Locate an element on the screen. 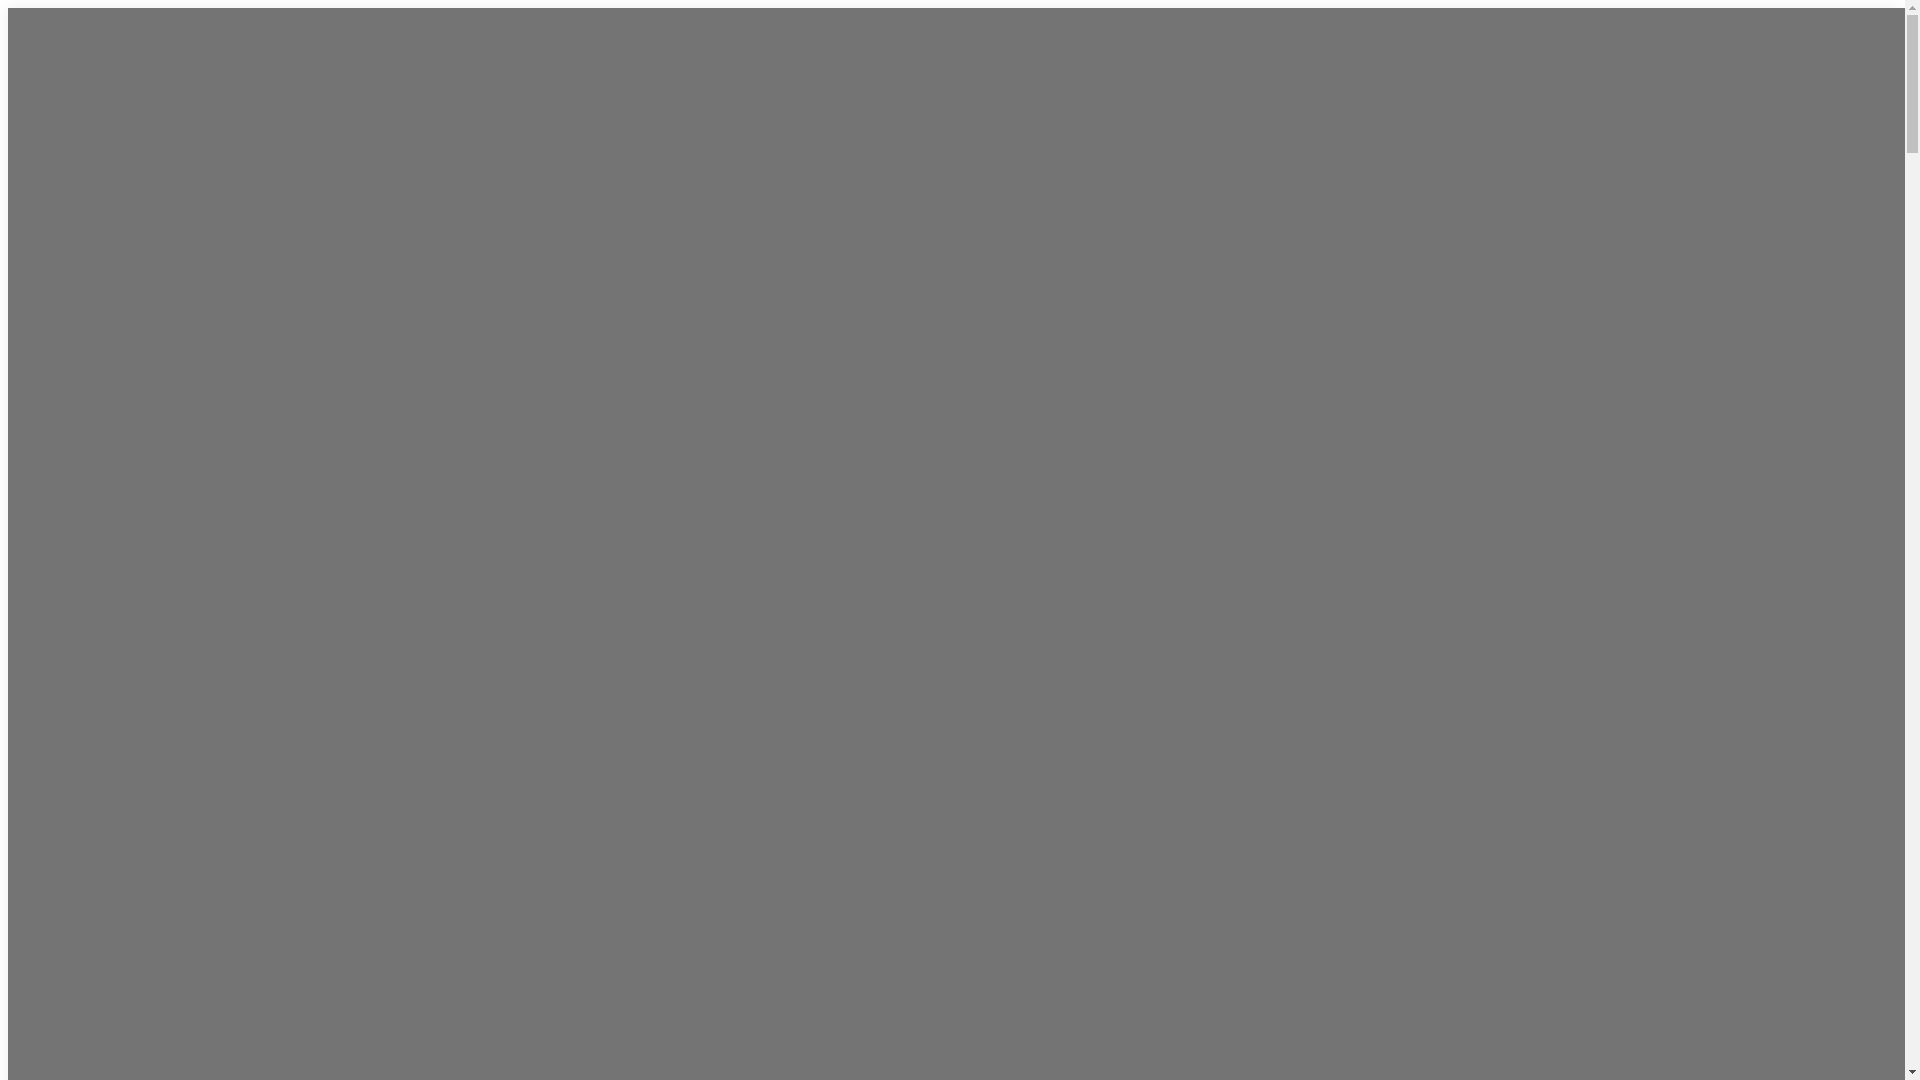  'Land & Environment Court: Fenwick v Woodside Properties' is located at coordinates (955, 879).